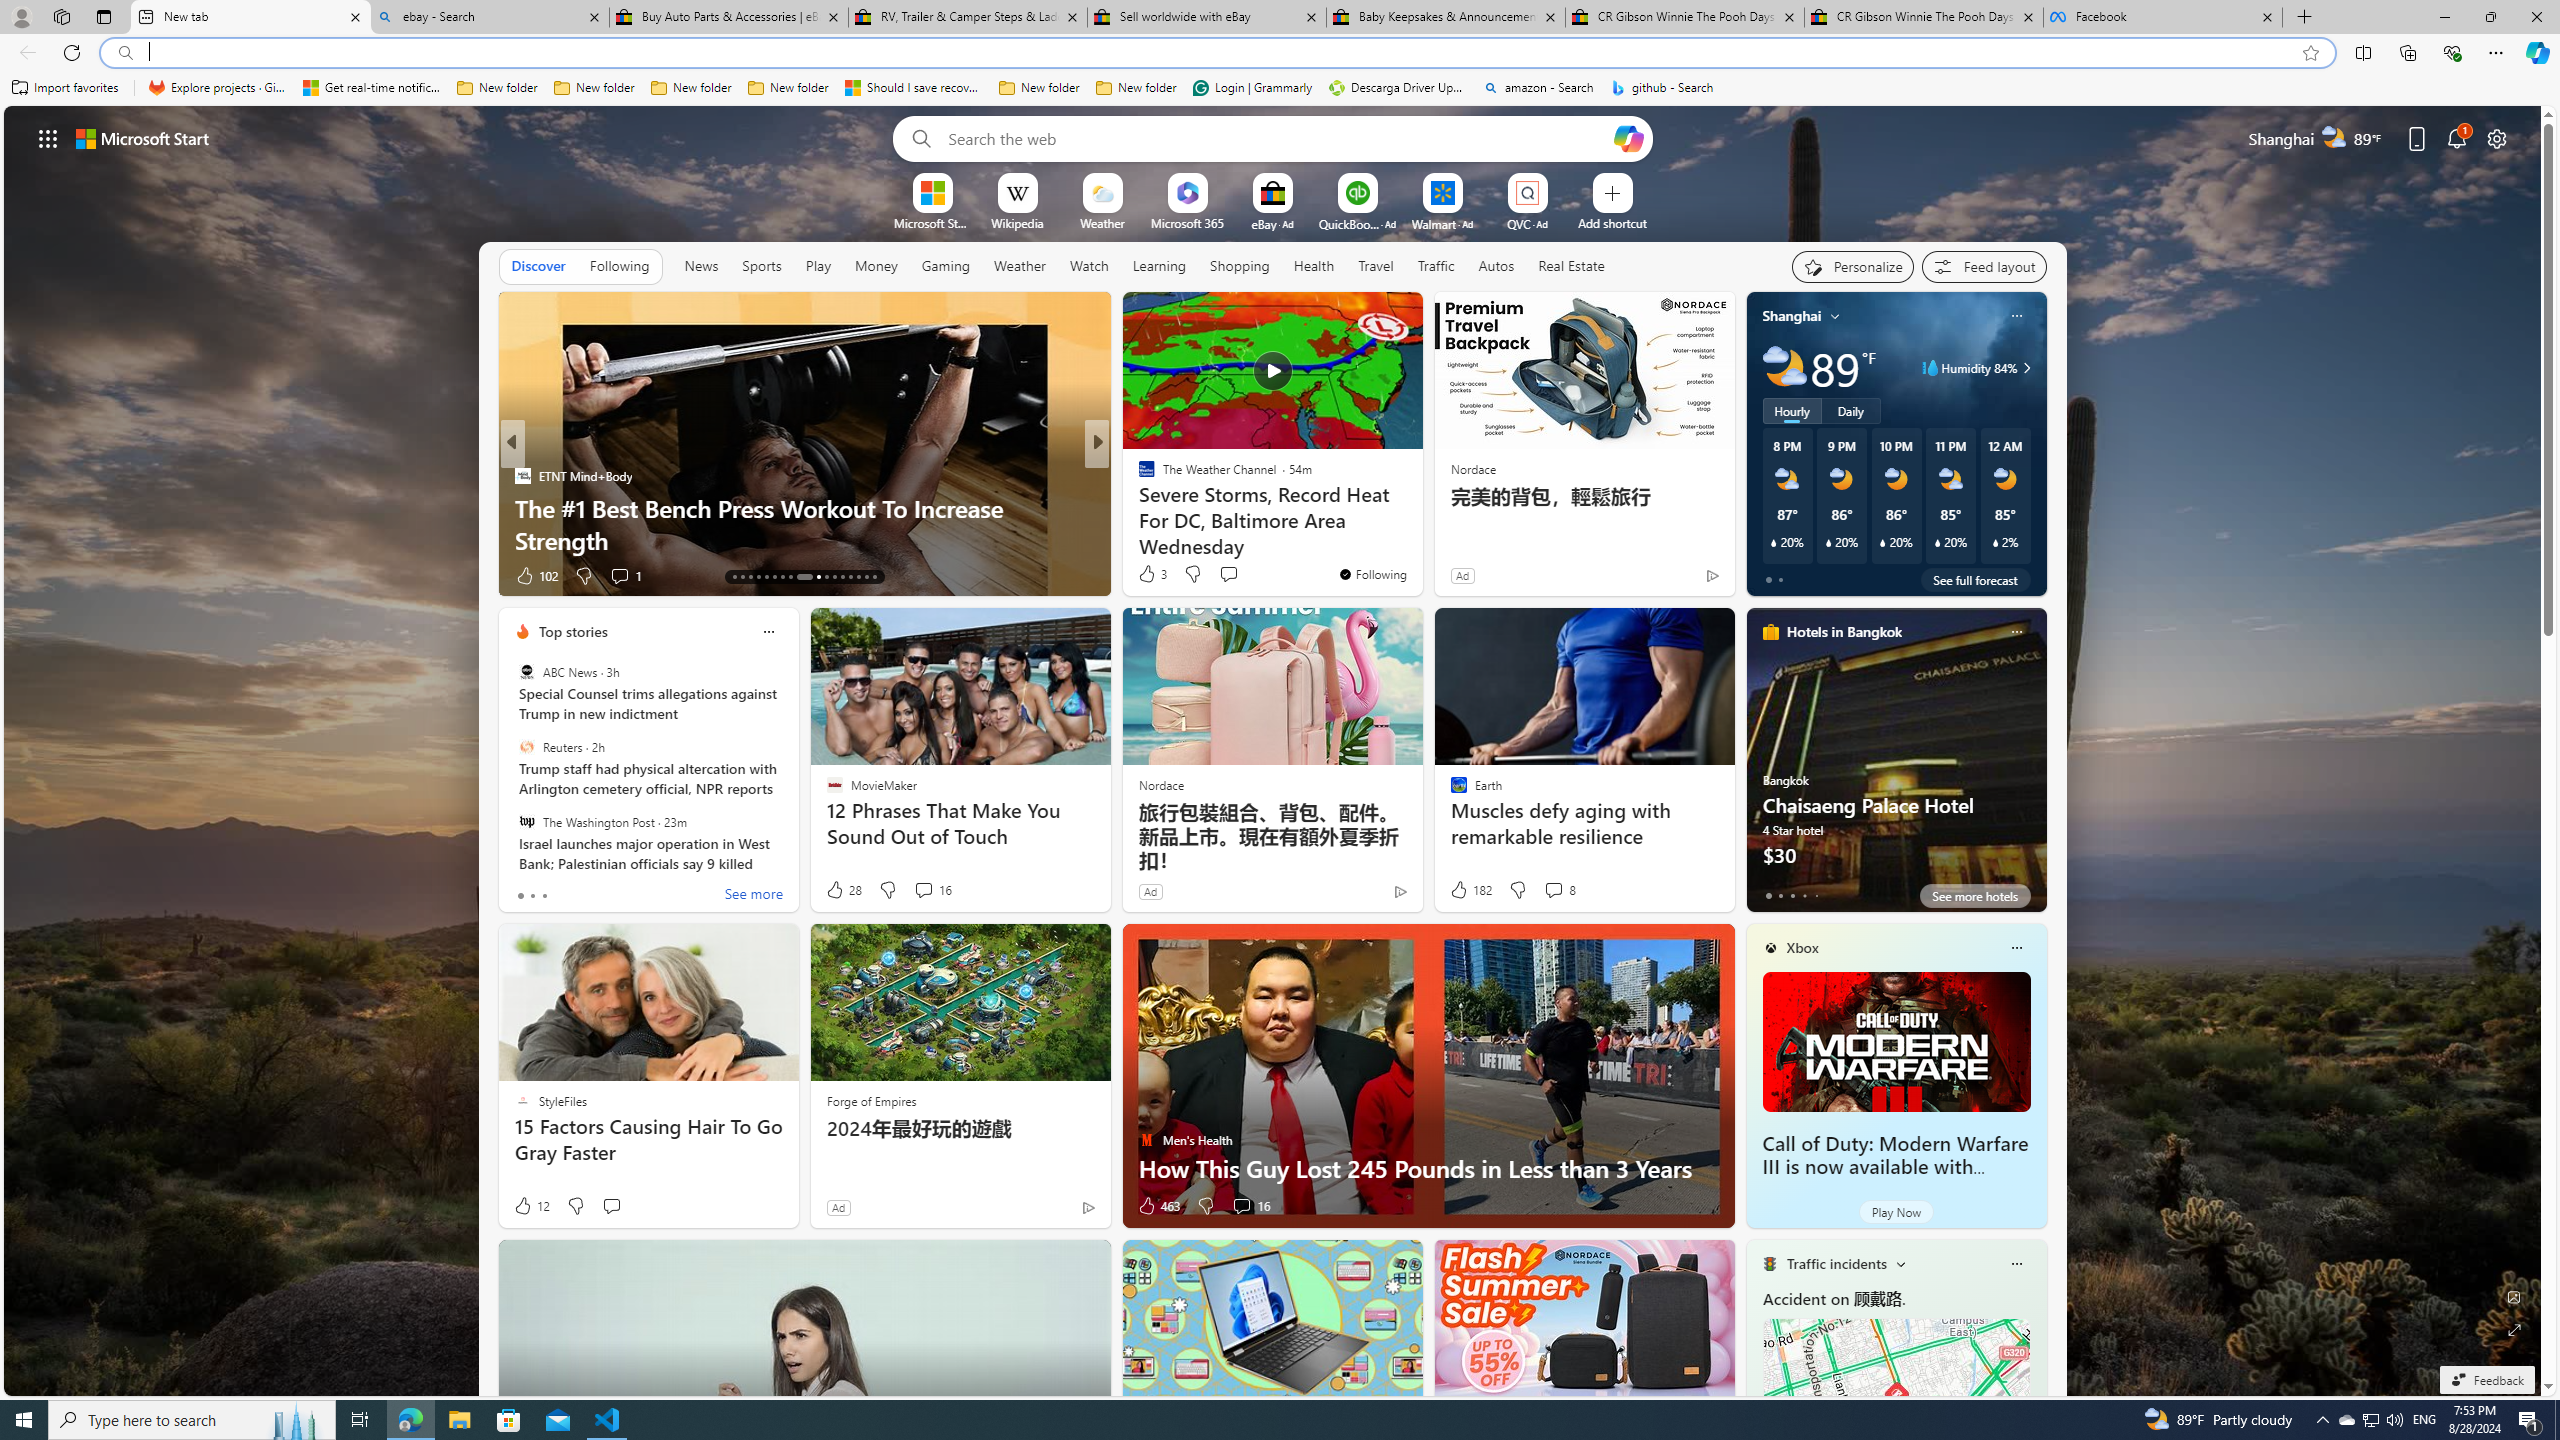 The height and width of the screenshot is (1440, 2560). I want to click on 'Expand background', so click(2515, 1330).